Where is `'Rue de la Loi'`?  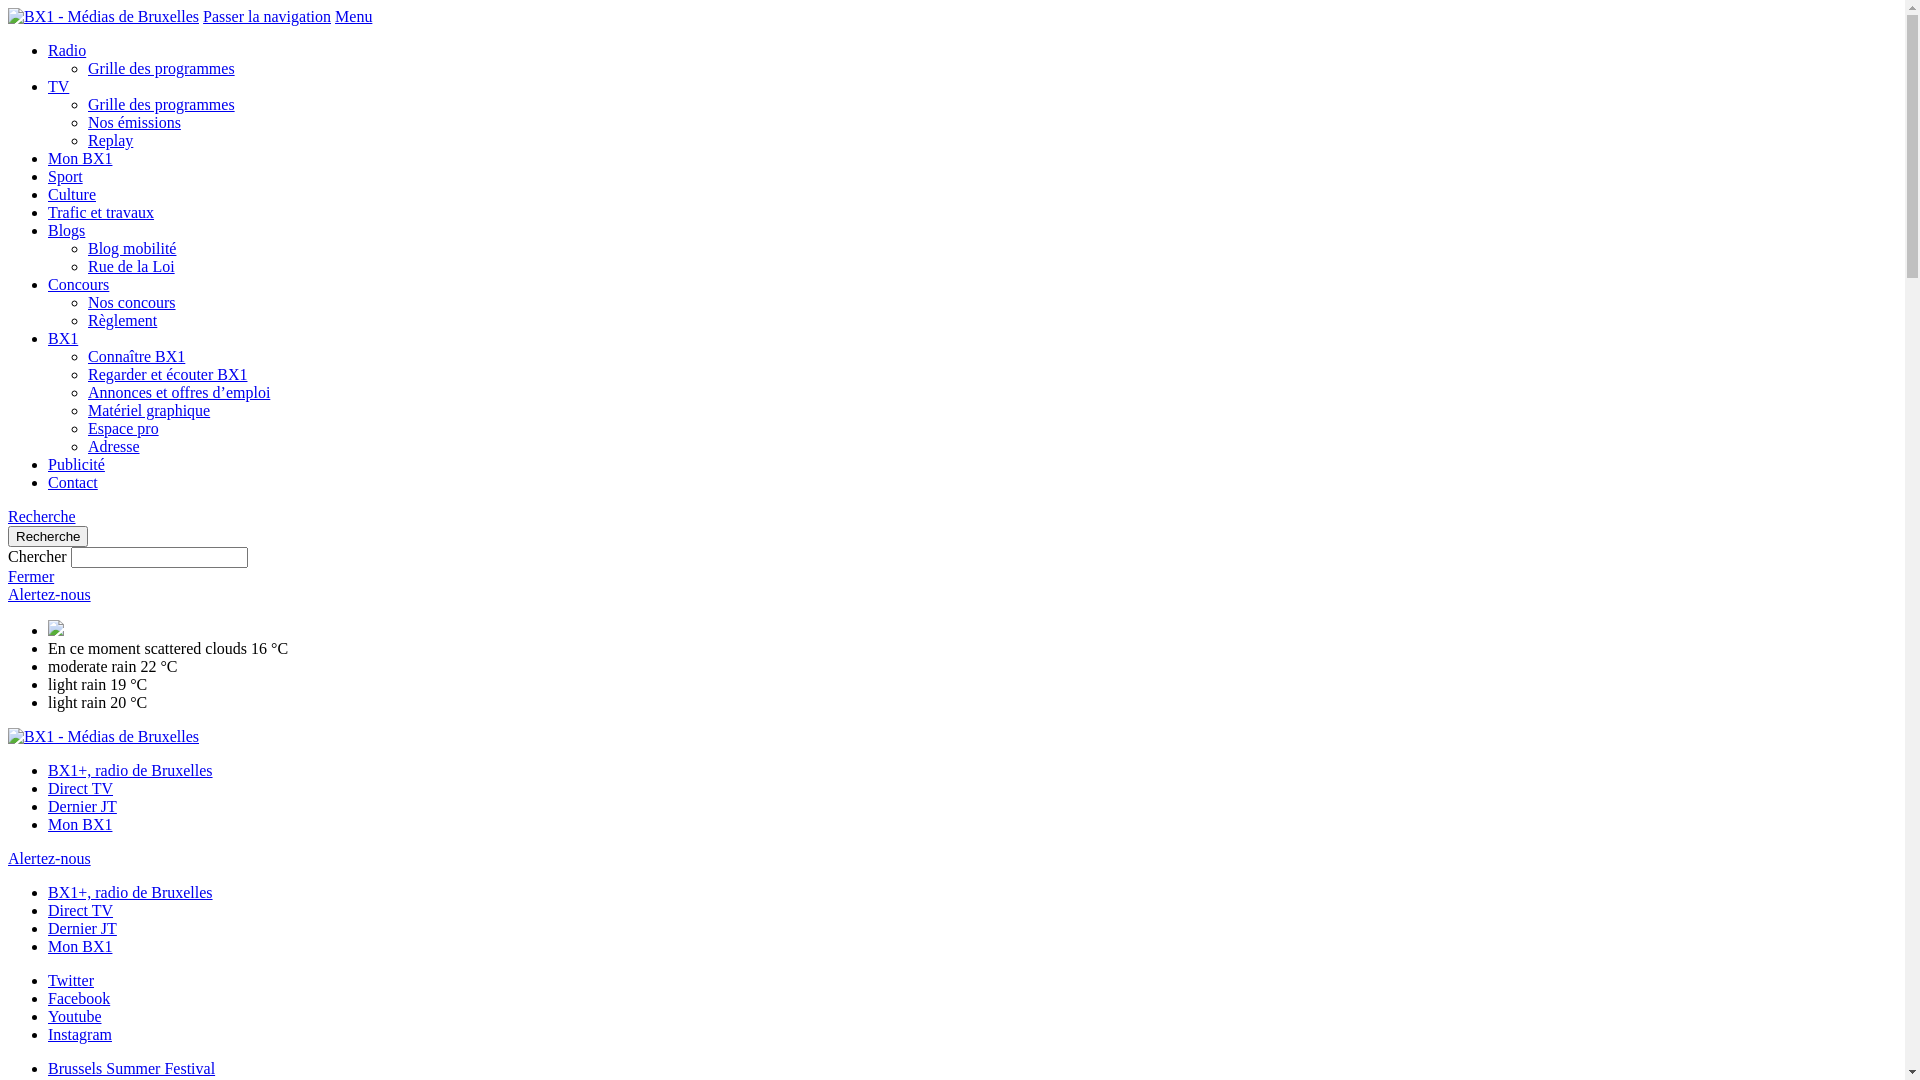
'Rue de la Loi' is located at coordinates (130, 265).